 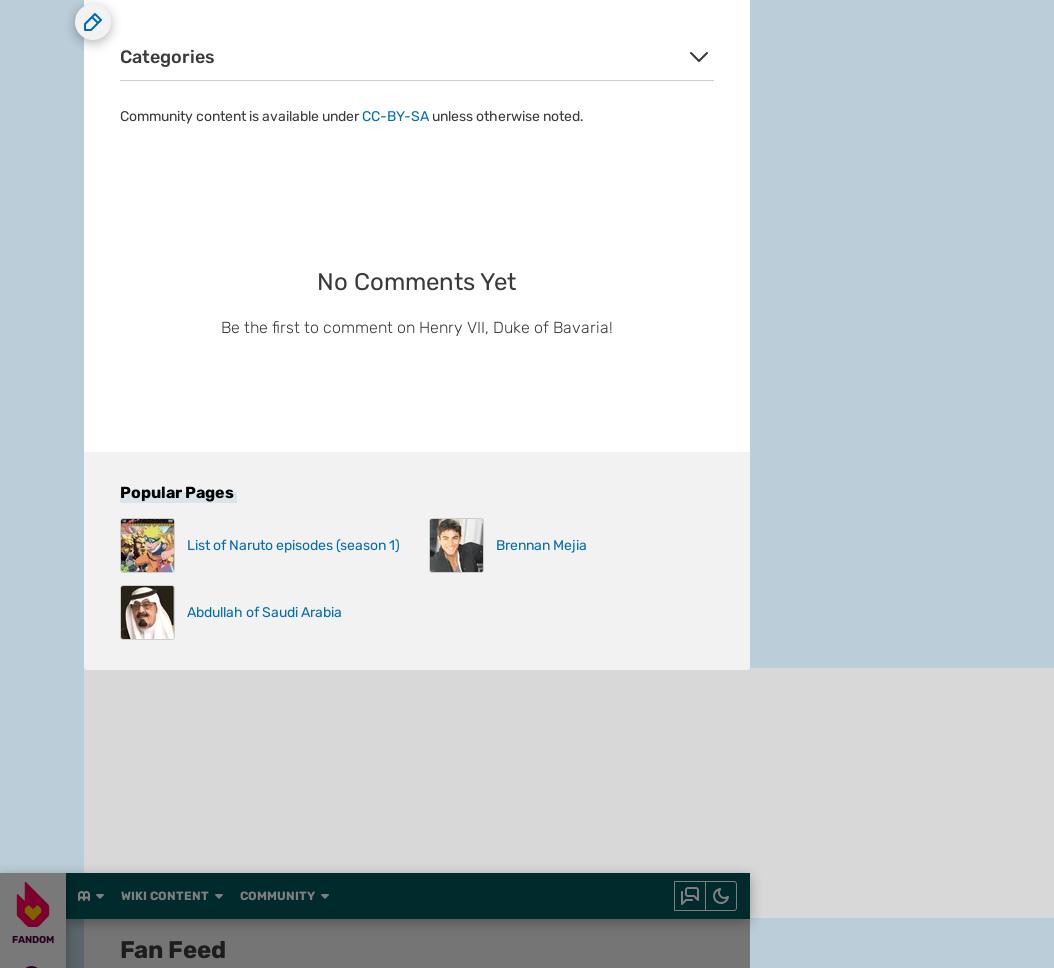 I want to click on 'What is Fandom?', so click(x=137, y=258).